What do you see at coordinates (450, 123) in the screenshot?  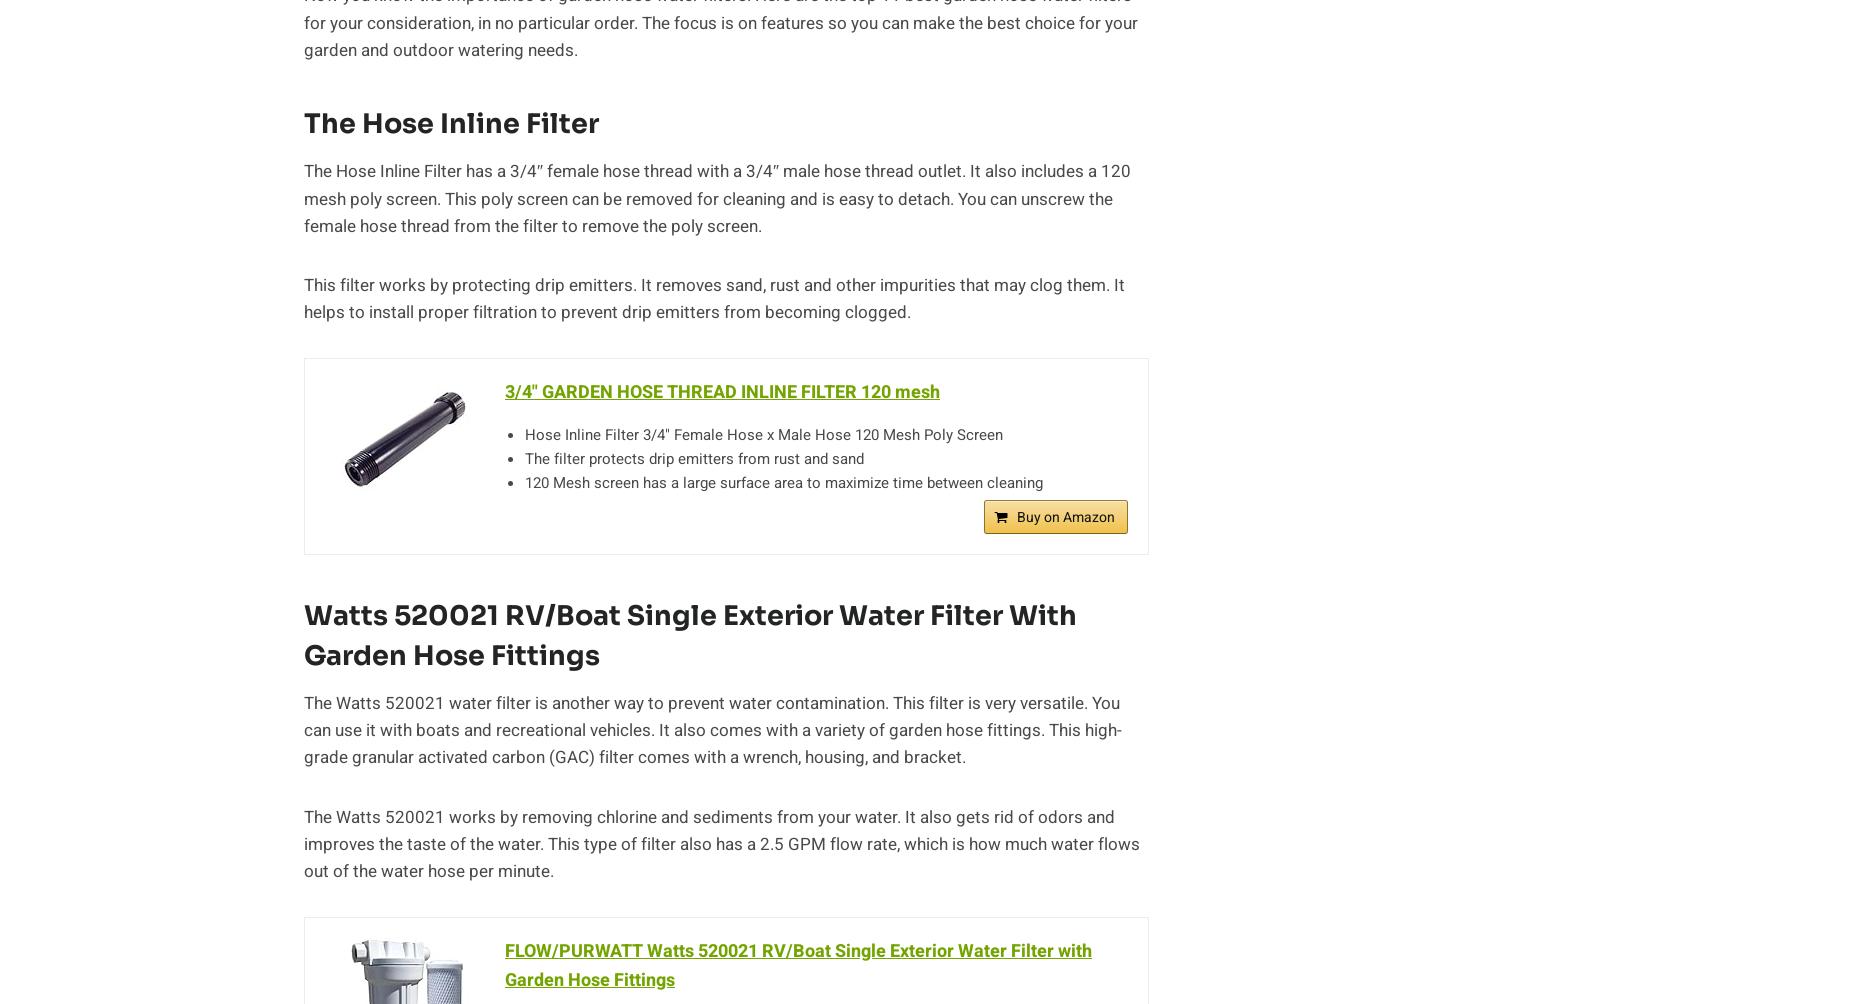 I see `'The Hose Inline Filter'` at bounding box center [450, 123].